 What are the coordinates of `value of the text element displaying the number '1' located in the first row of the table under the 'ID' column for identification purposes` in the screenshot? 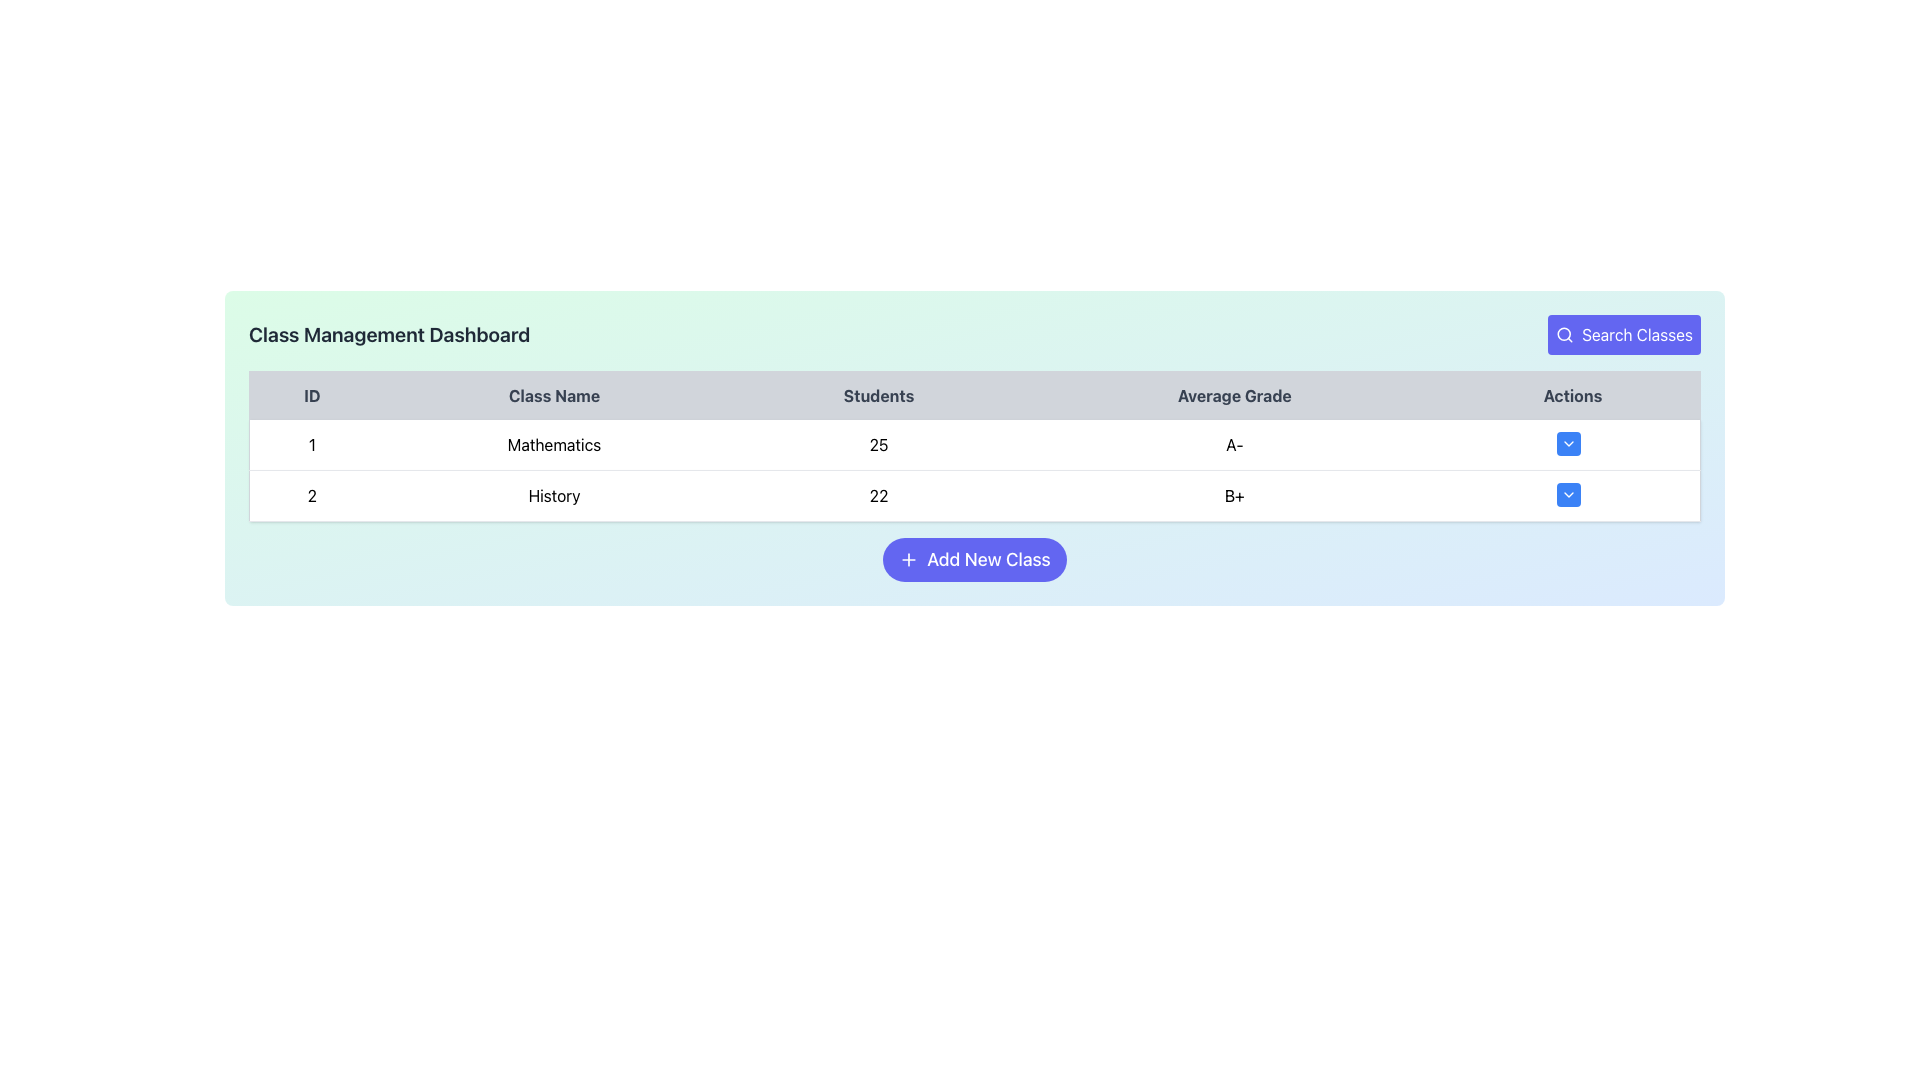 It's located at (311, 444).